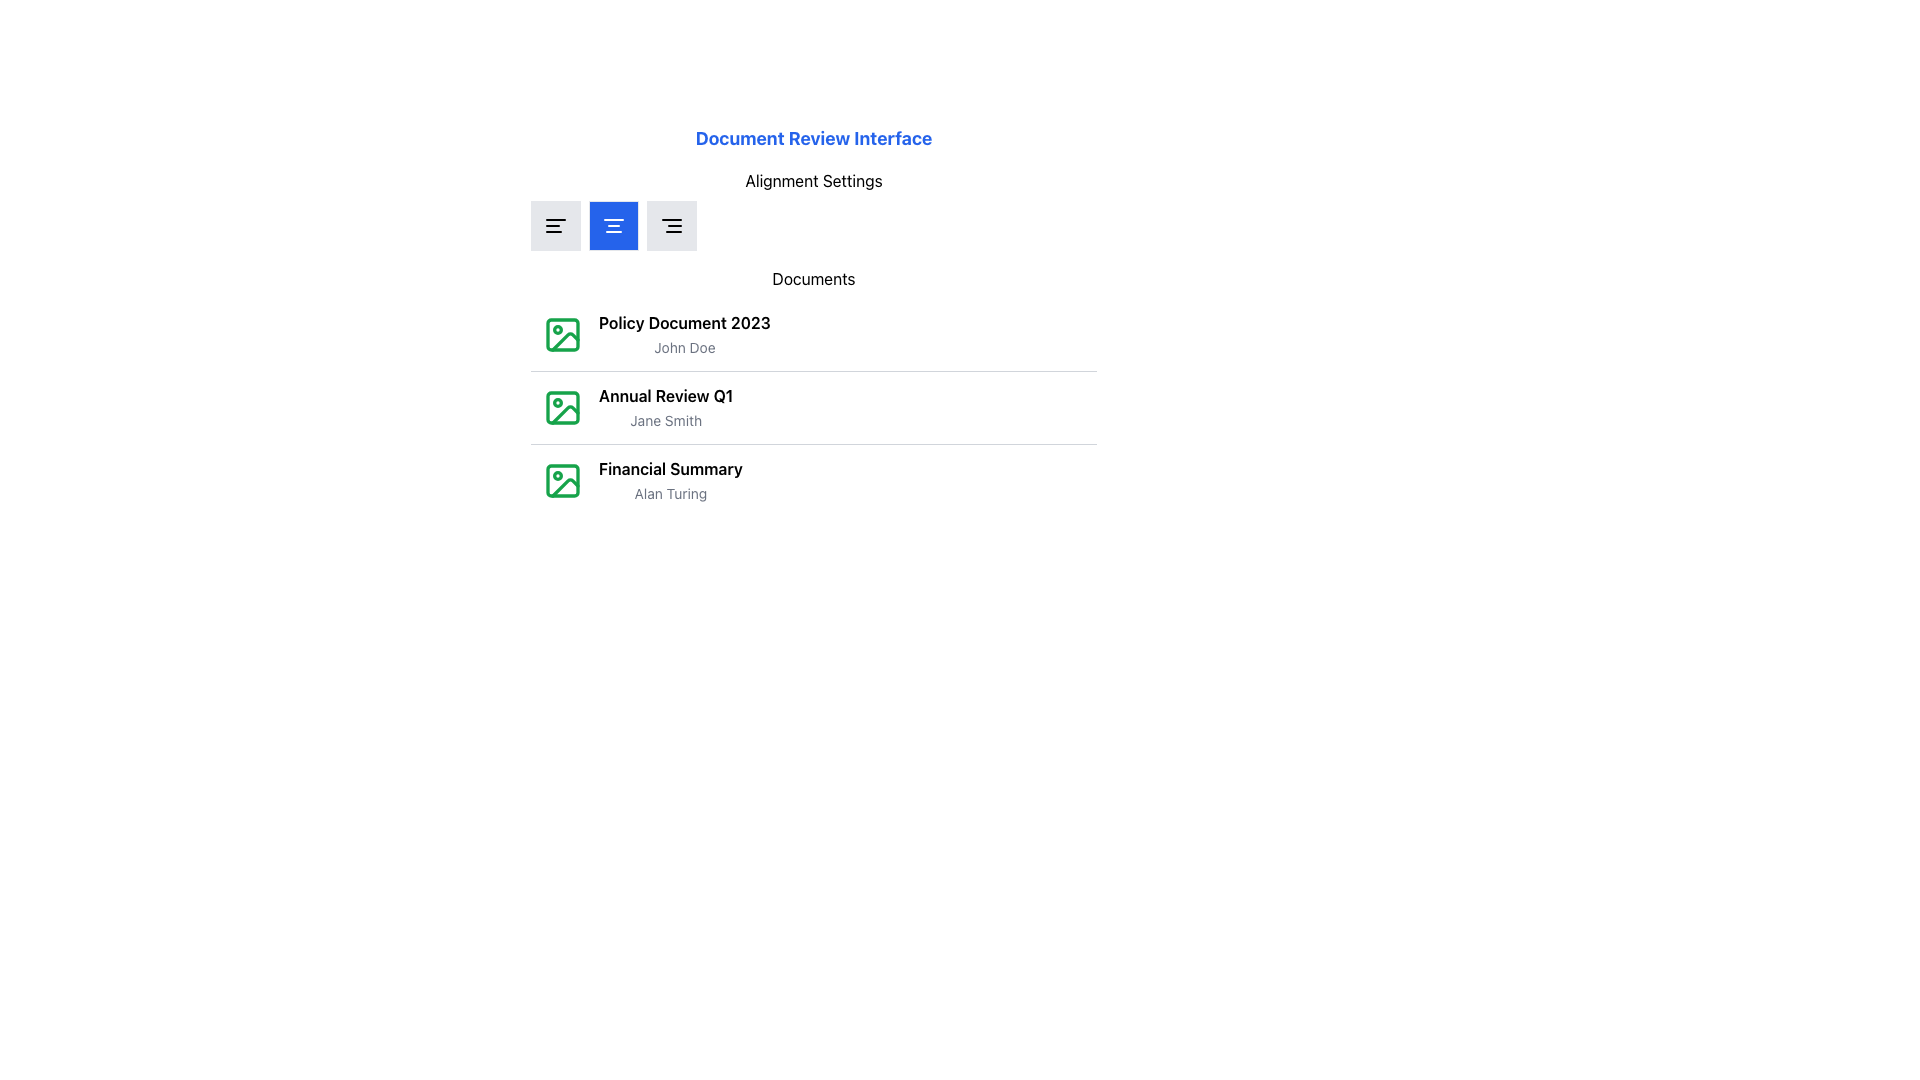  Describe the element at coordinates (657, 334) in the screenshot. I see `the Composite list item titled 'Policy Document 2023' with an icon and text, which is the first entry in the 'Documents' section` at that location.